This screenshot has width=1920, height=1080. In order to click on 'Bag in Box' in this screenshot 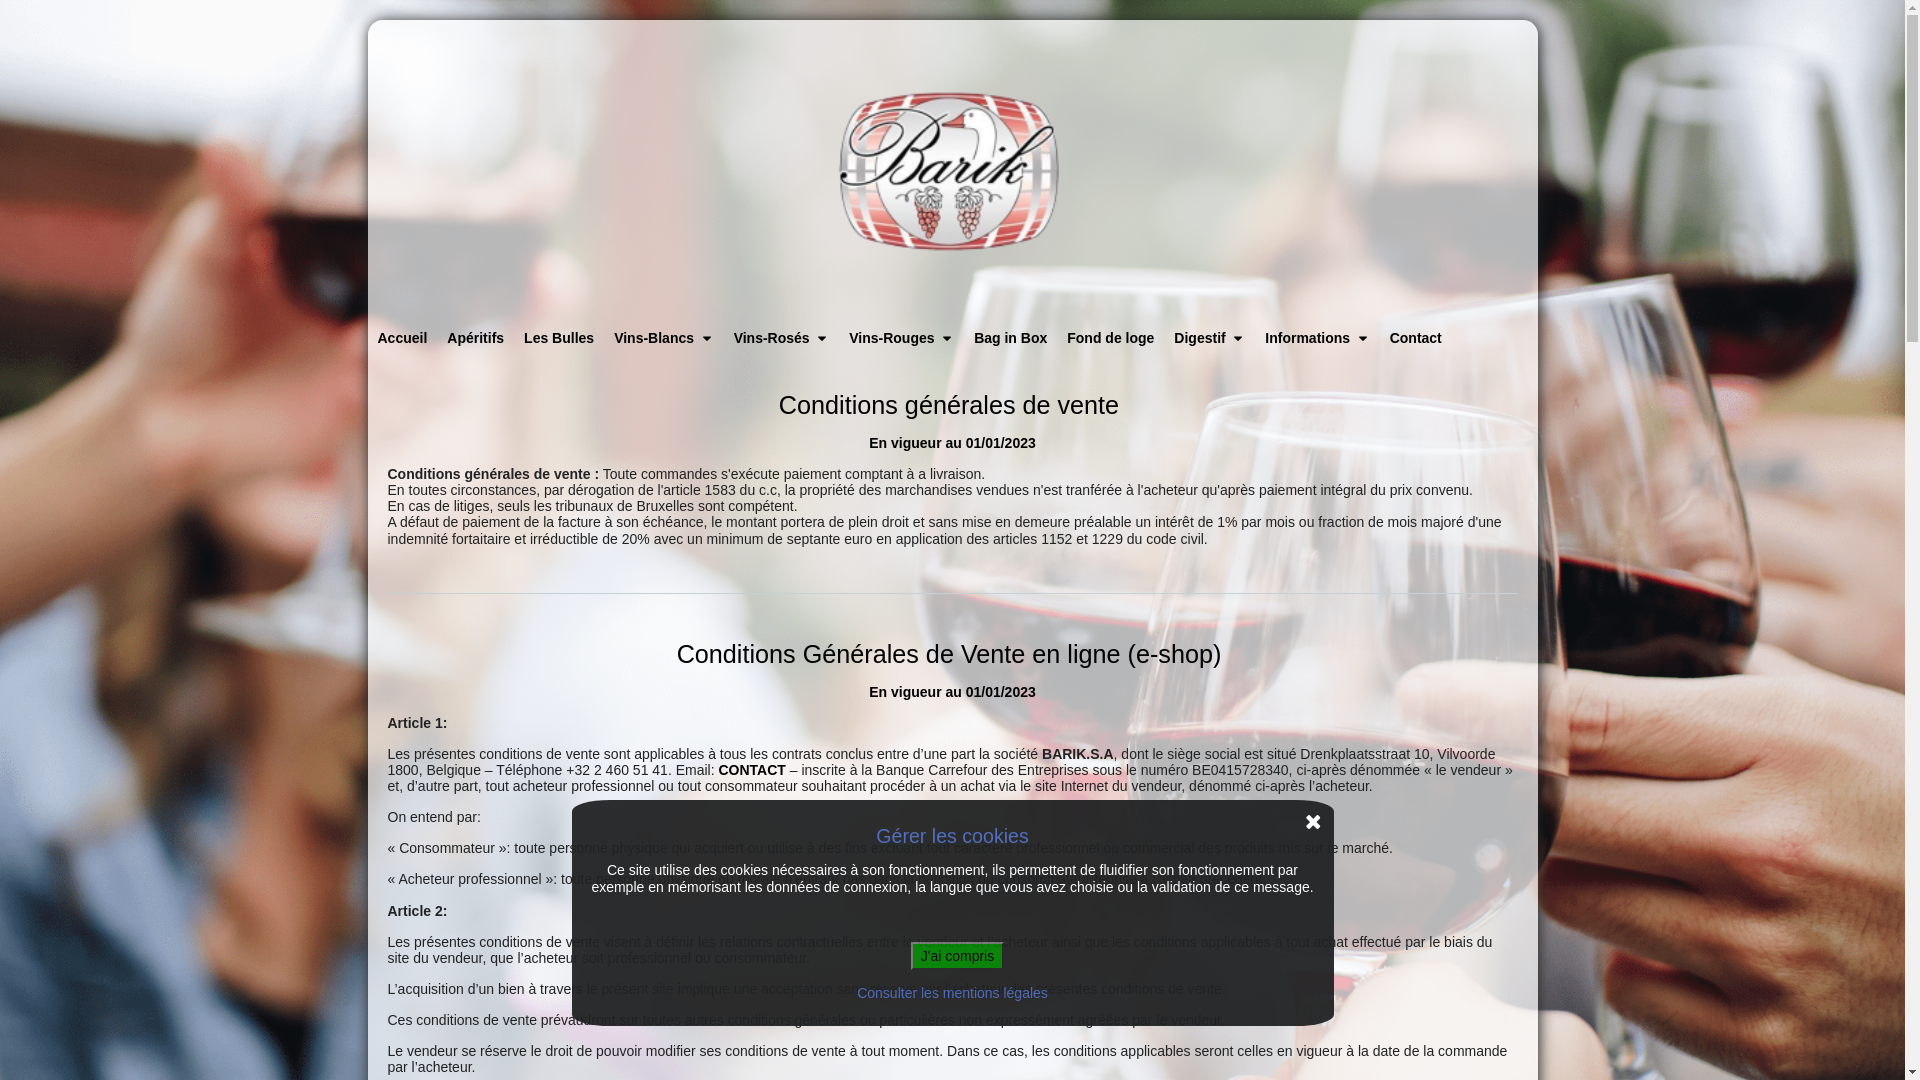, I will do `click(1010, 337)`.